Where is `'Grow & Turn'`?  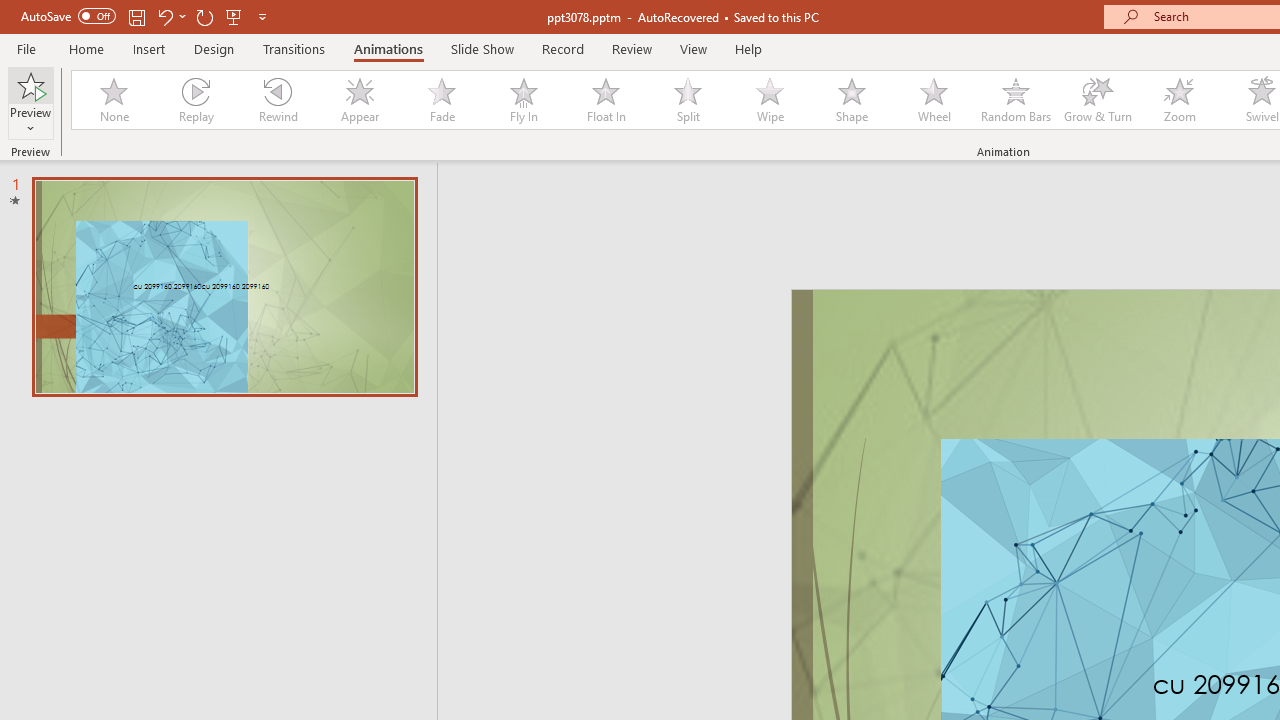
'Grow & Turn' is located at coordinates (1097, 100).